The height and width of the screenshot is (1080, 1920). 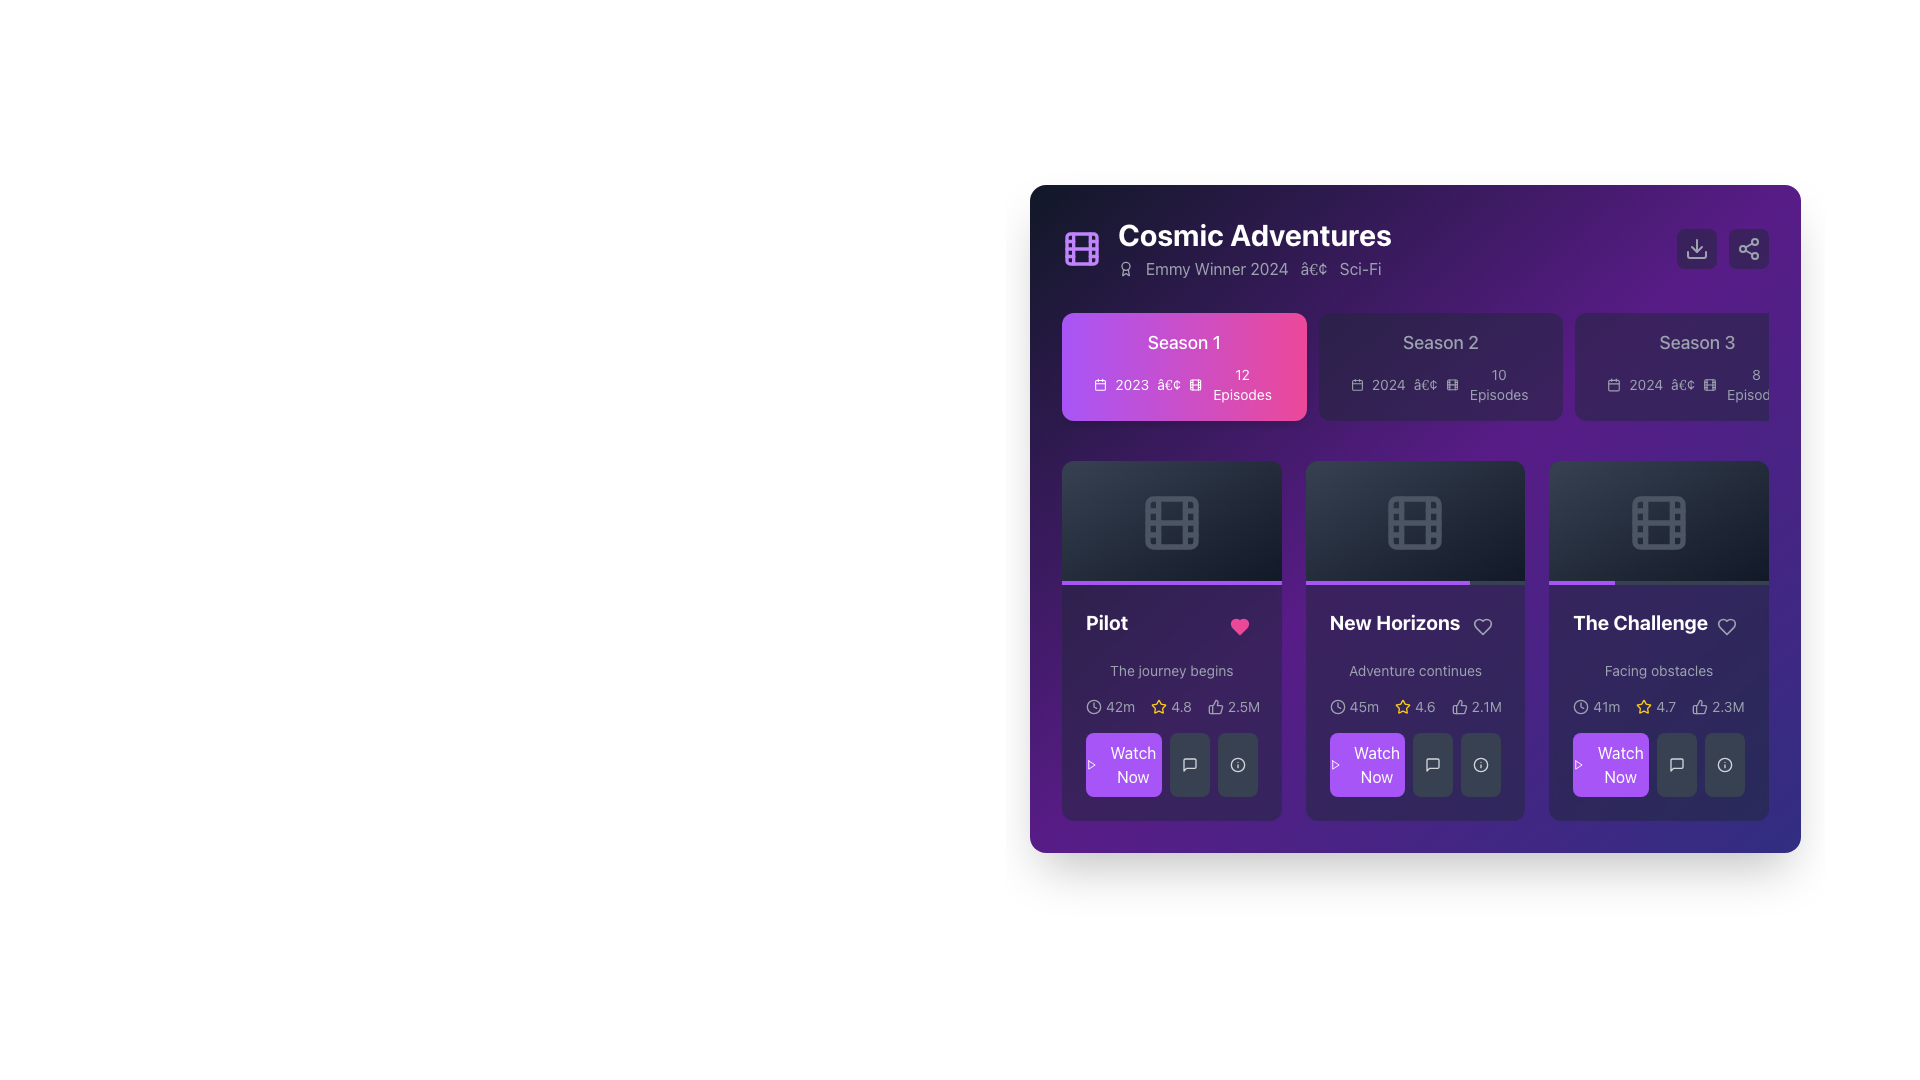 I want to click on the media image placeholder with a film reel icon located in the middle of the episode grid, so click(x=1414, y=521).